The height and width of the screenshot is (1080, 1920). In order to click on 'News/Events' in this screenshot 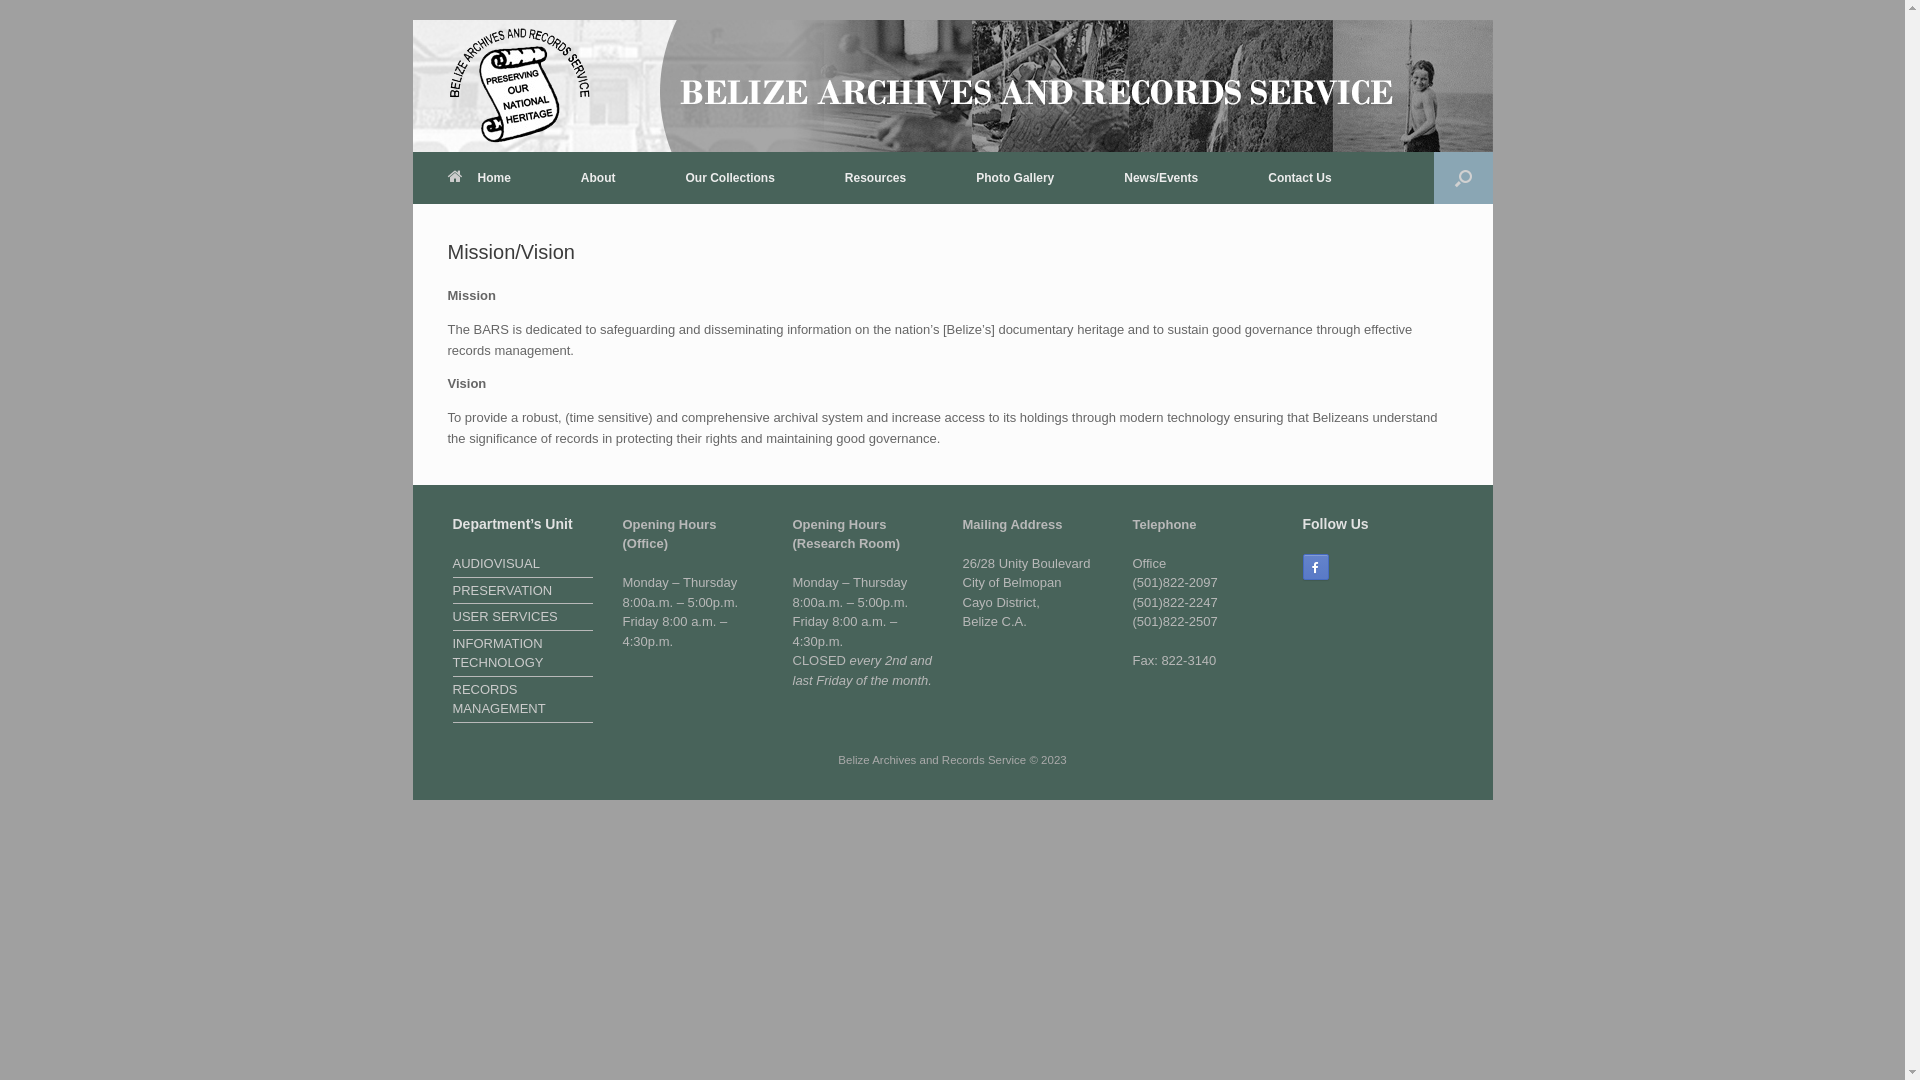, I will do `click(1161, 176)`.